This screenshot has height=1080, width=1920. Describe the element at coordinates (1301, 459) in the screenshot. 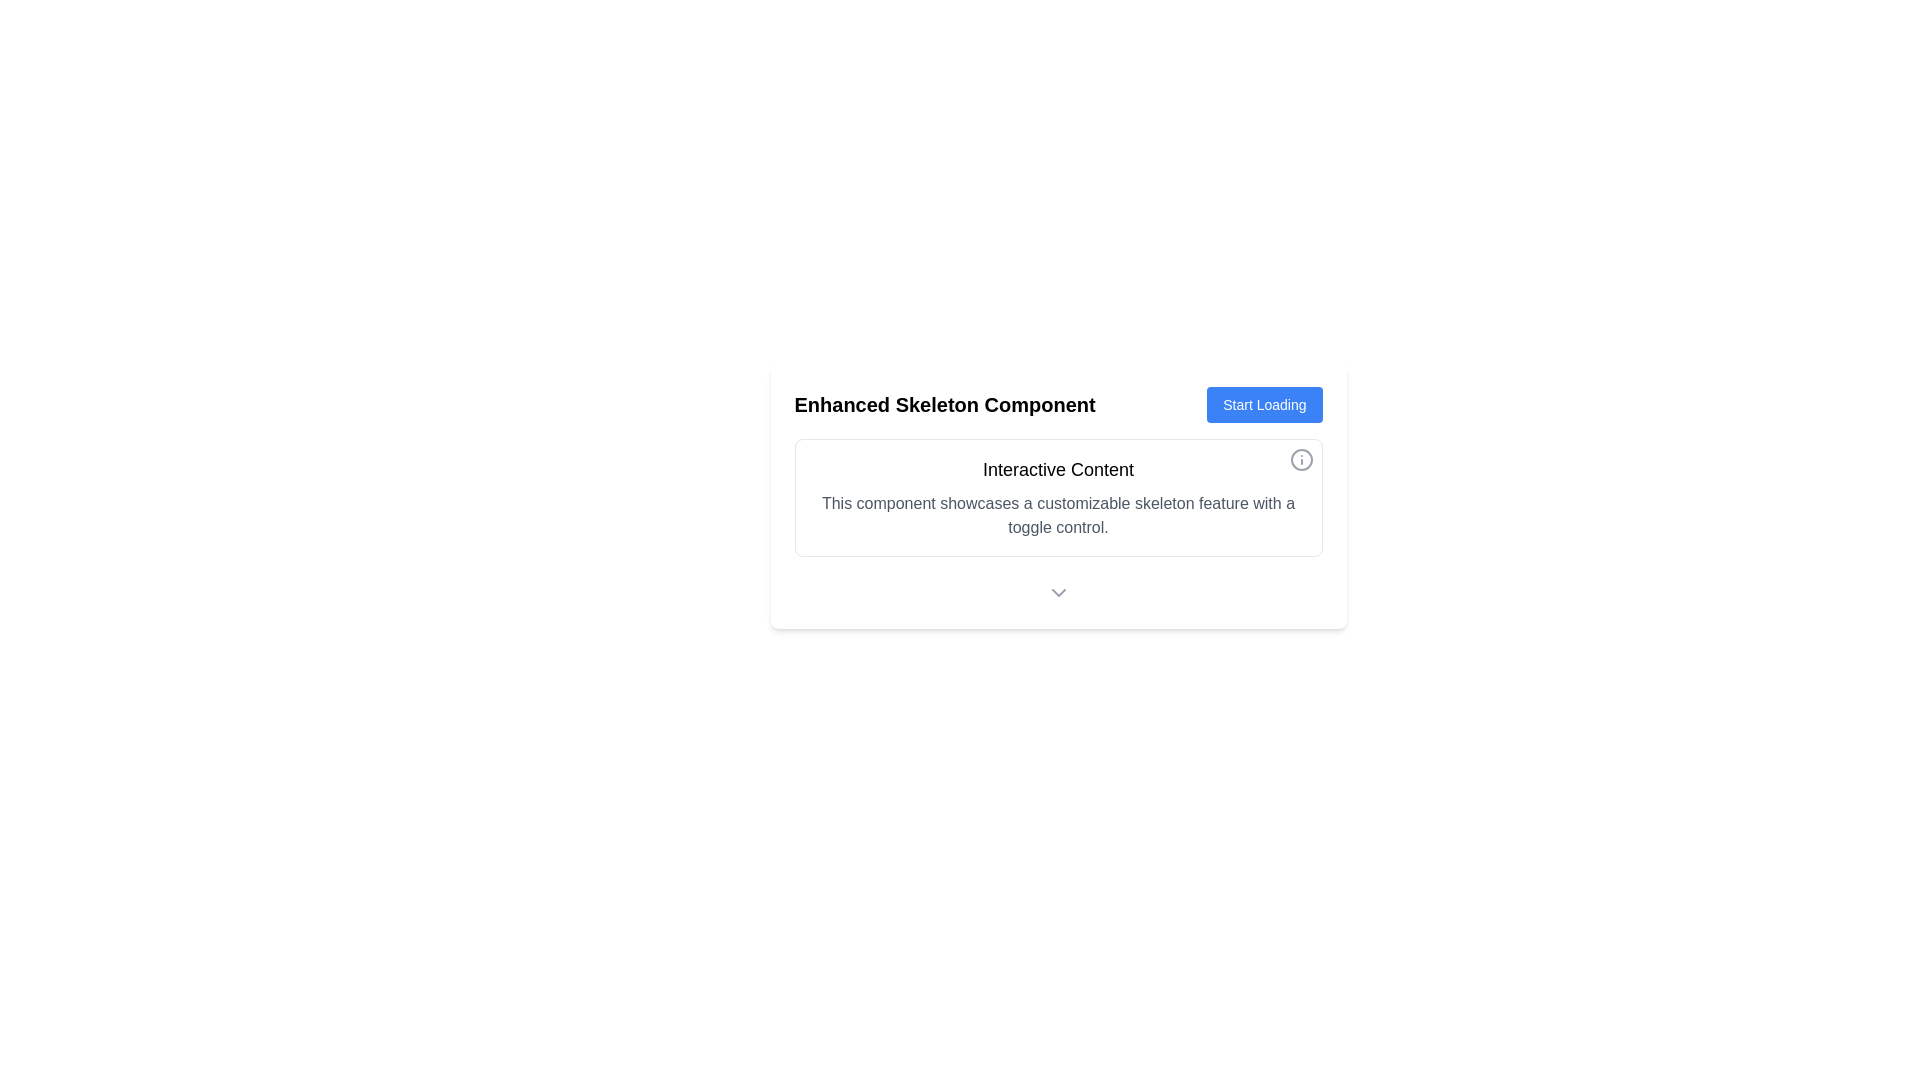

I see `the gray circular icon resembling an information symbol located at the top-right corner of the box labeled 'Interactive Content'` at that location.